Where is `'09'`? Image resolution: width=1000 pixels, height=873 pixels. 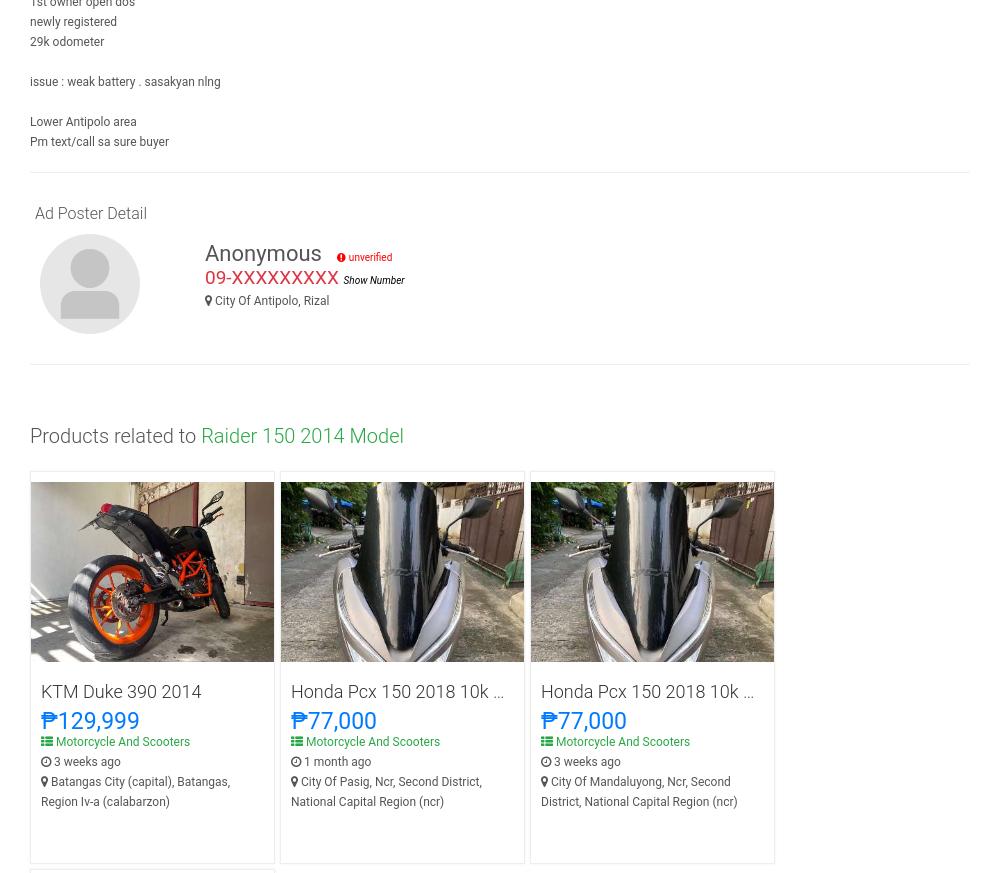
'09' is located at coordinates (204, 277).